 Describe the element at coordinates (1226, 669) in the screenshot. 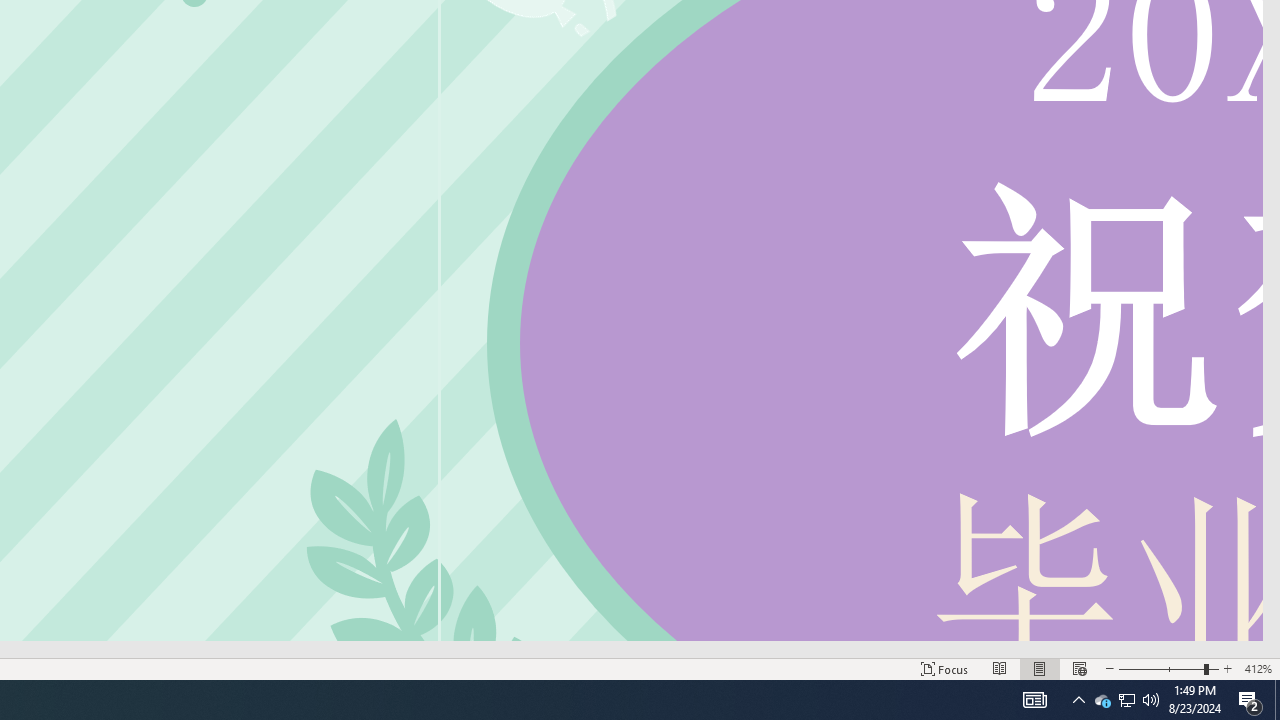

I see `'Zoom In'` at that location.